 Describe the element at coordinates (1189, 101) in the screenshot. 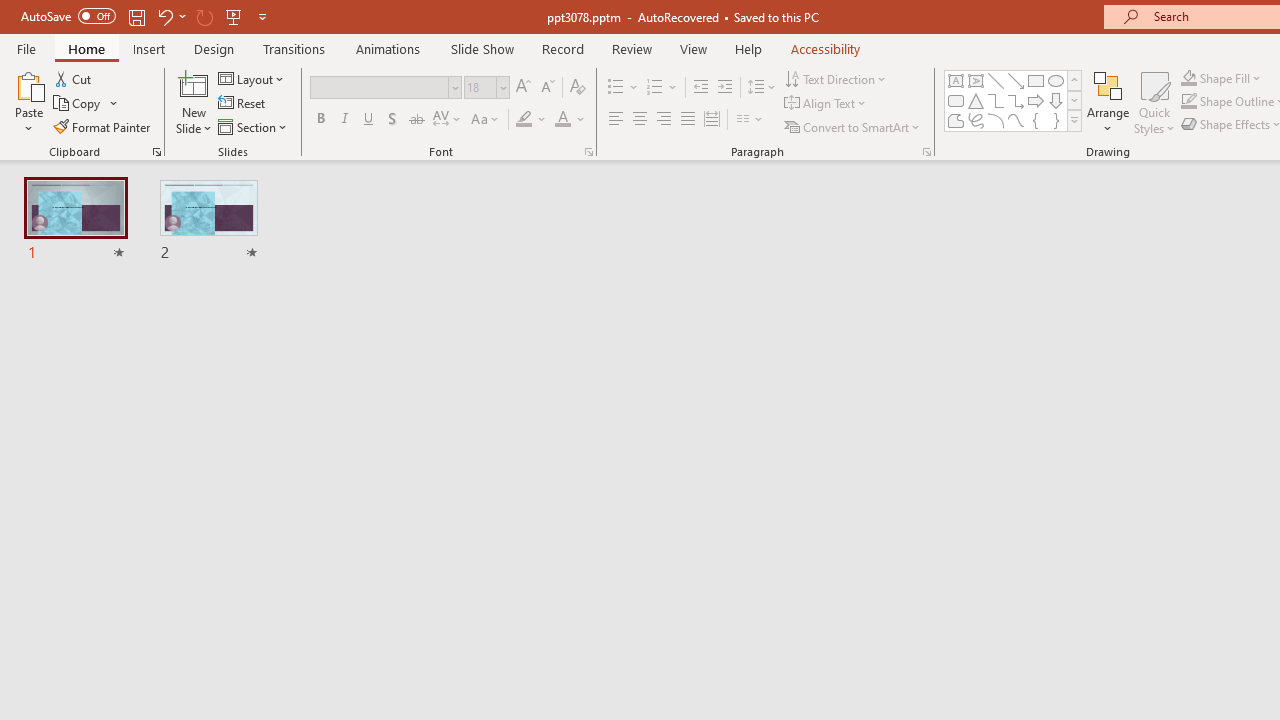

I see `'Shape Outline Green, Accent 1'` at that location.